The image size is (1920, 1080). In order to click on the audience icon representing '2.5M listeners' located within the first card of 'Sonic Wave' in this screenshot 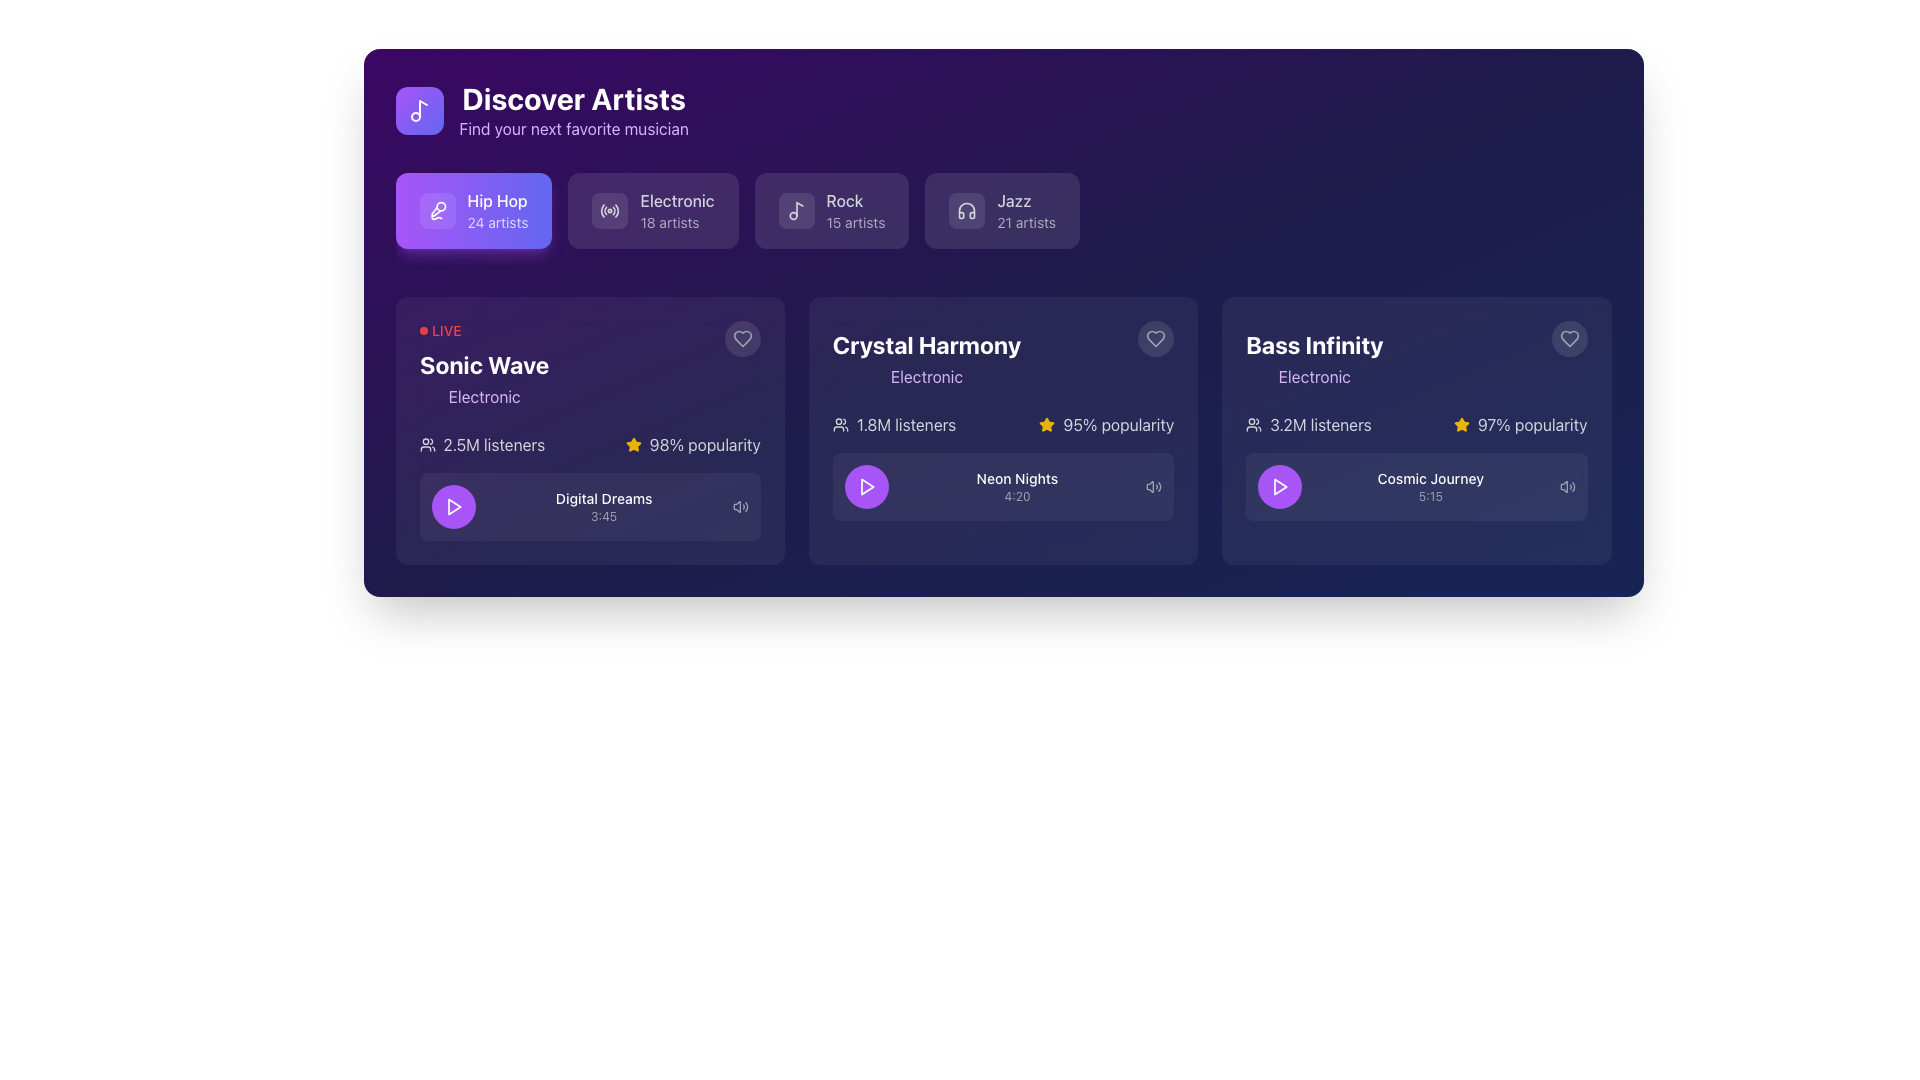, I will do `click(426, 443)`.